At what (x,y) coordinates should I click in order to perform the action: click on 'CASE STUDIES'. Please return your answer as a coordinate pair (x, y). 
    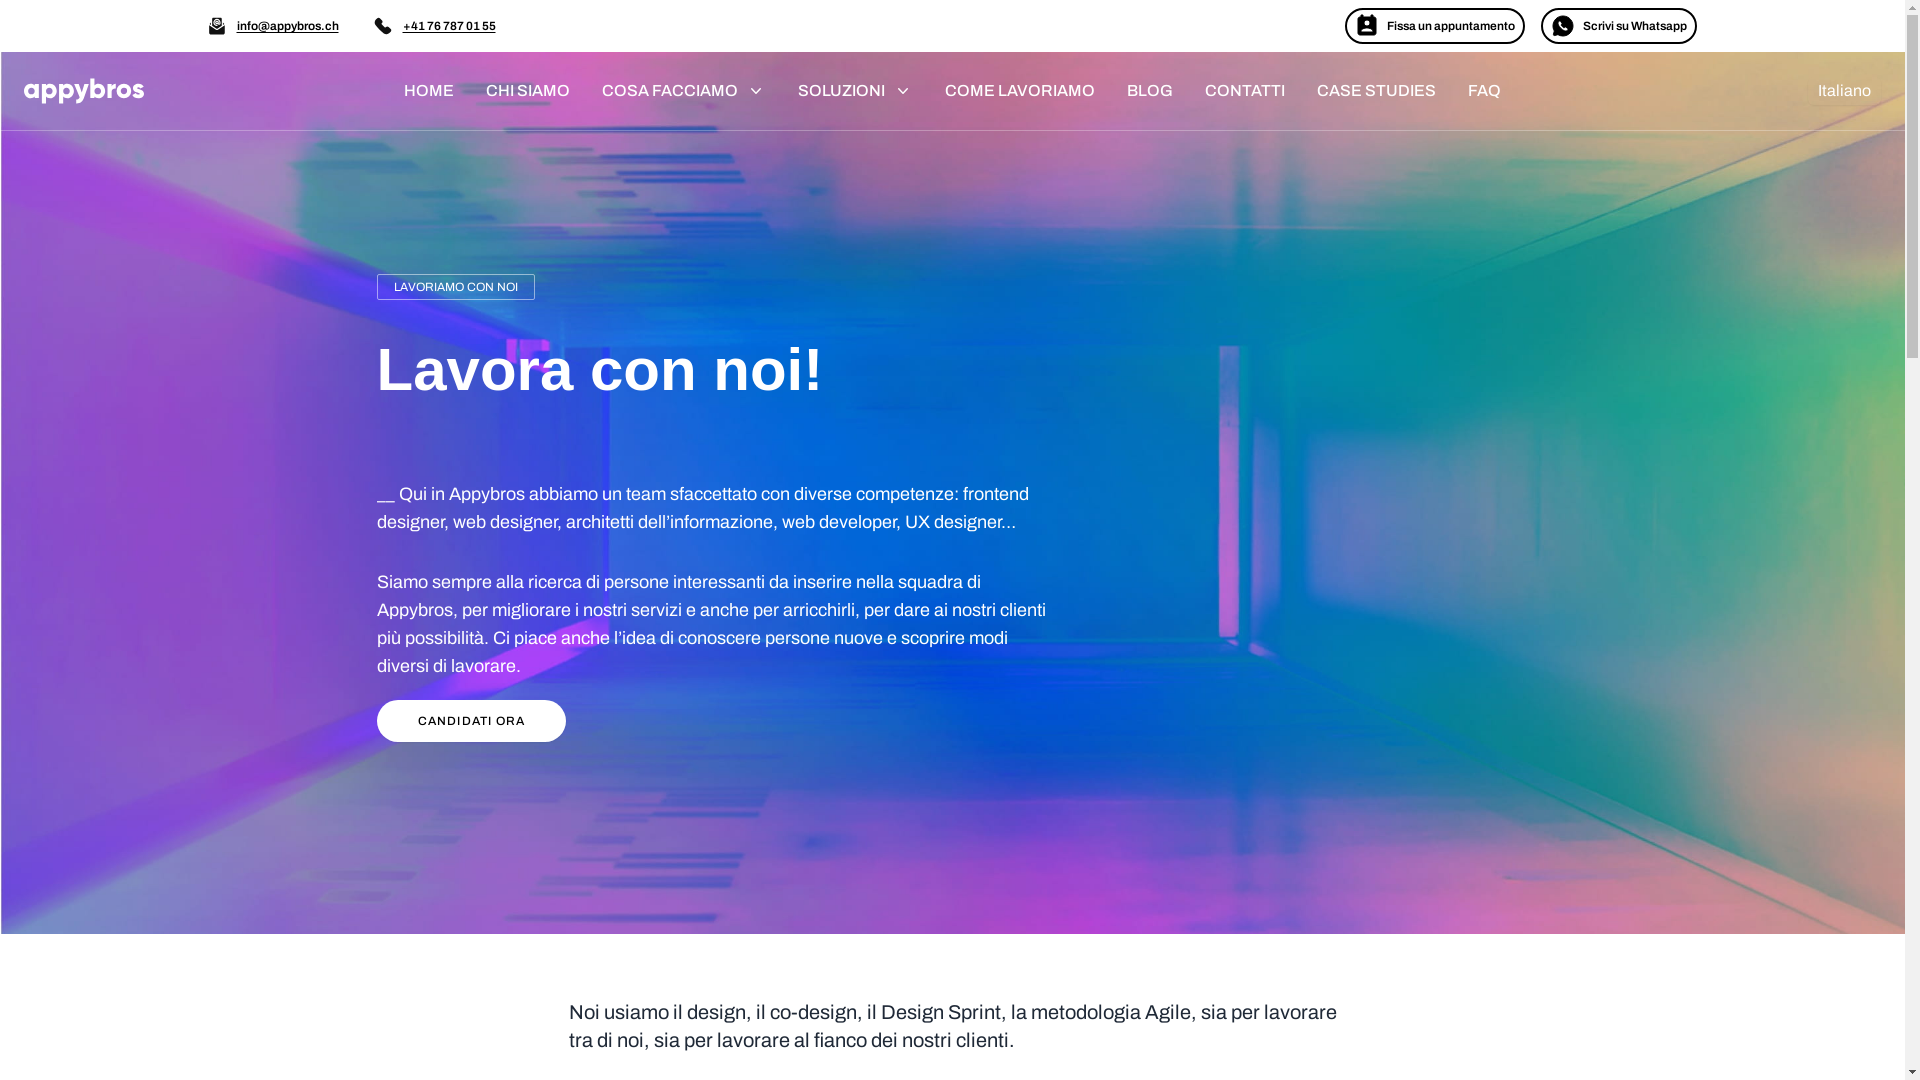
    Looking at the image, I should click on (1375, 91).